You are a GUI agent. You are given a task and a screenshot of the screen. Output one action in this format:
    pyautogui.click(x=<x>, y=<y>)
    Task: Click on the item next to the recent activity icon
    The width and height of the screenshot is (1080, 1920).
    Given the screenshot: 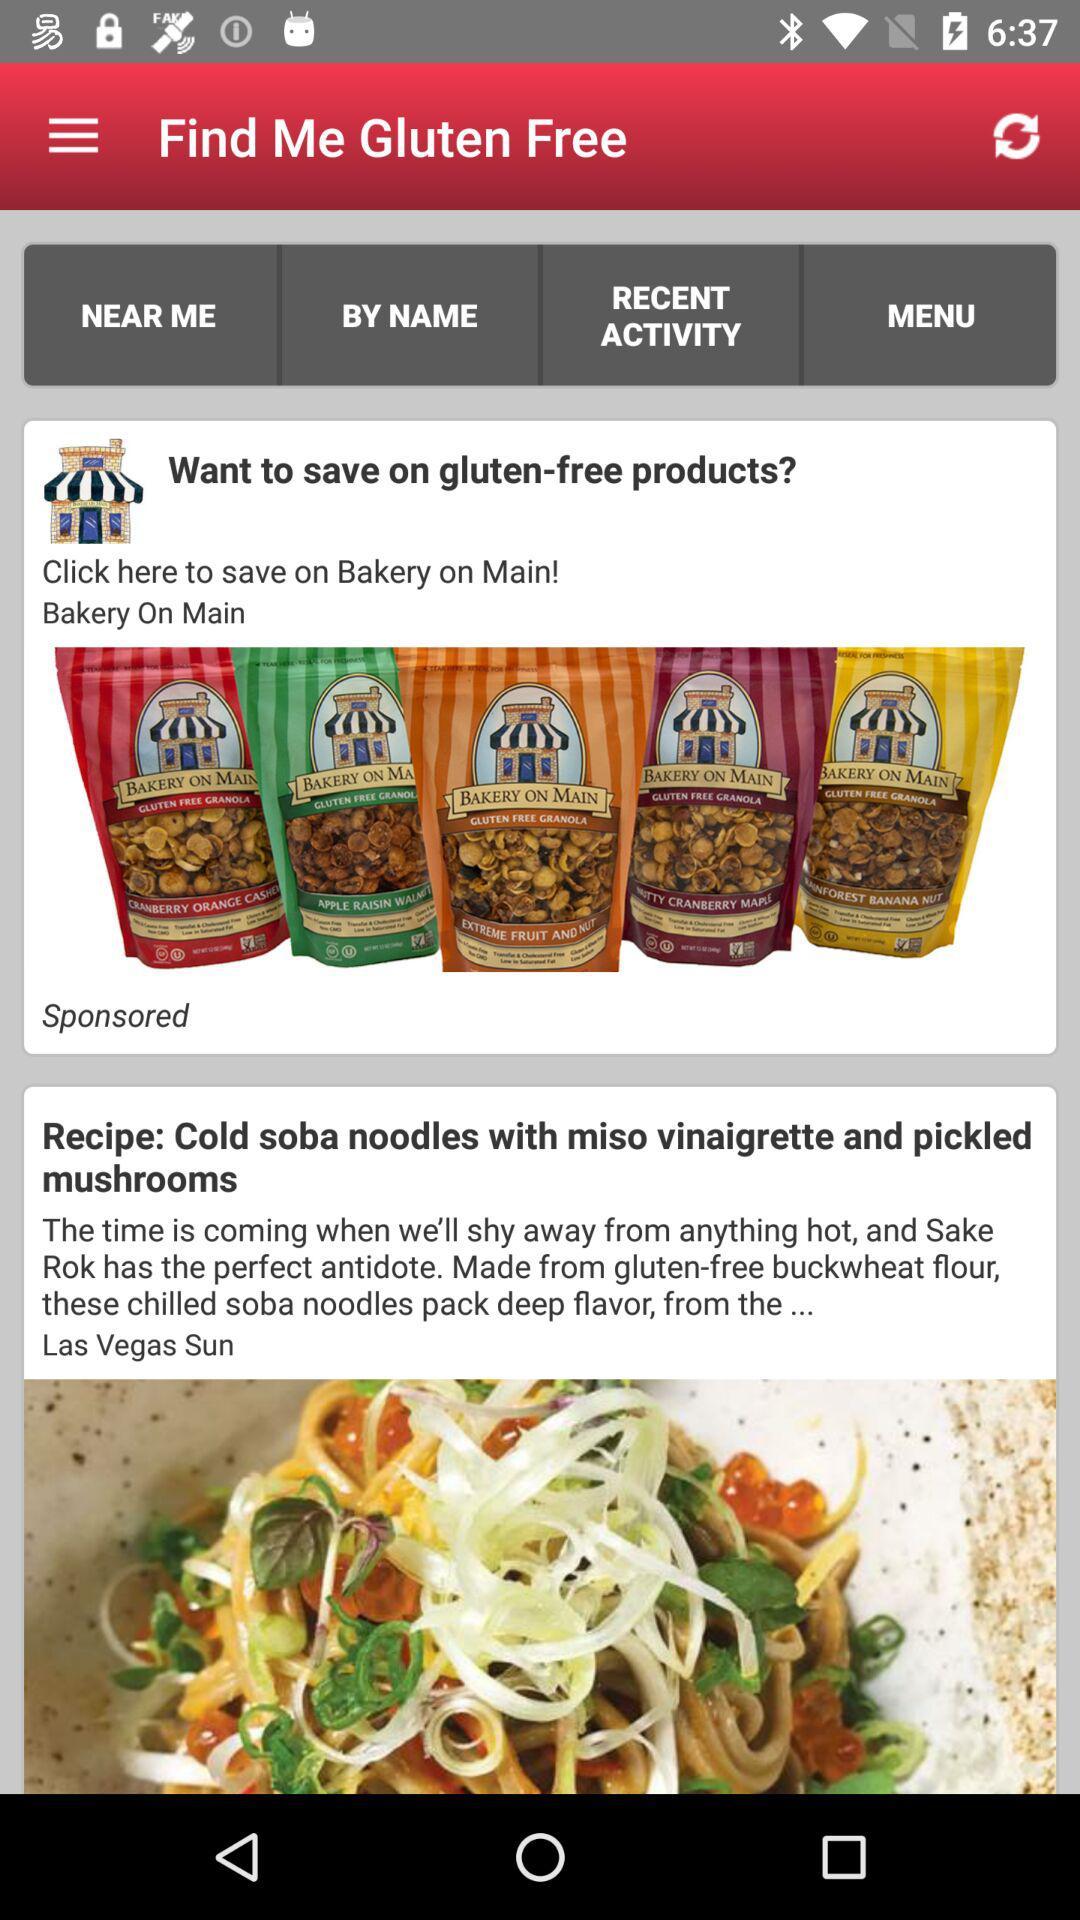 What is the action you would take?
    pyautogui.click(x=800, y=314)
    